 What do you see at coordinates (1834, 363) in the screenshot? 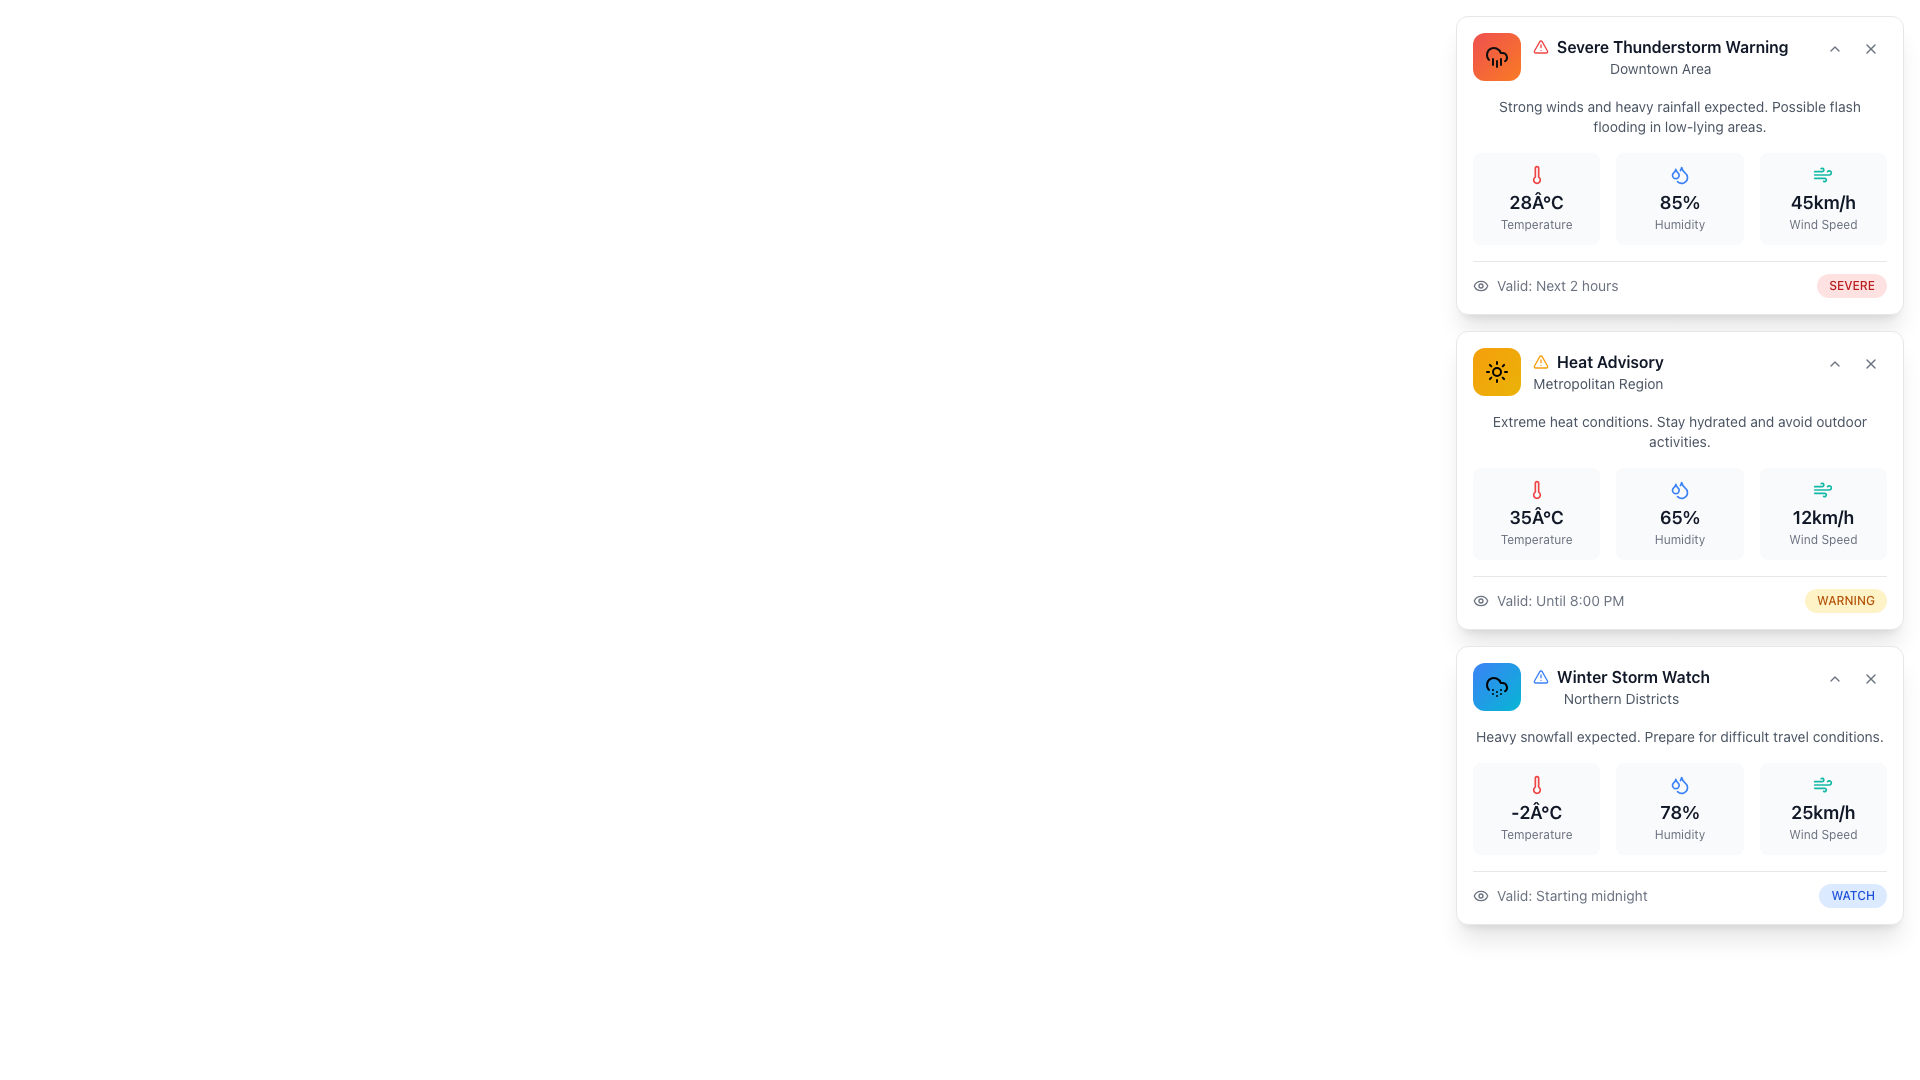
I see `the chevron icon in the 'Heat Advisory' section` at bounding box center [1834, 363].